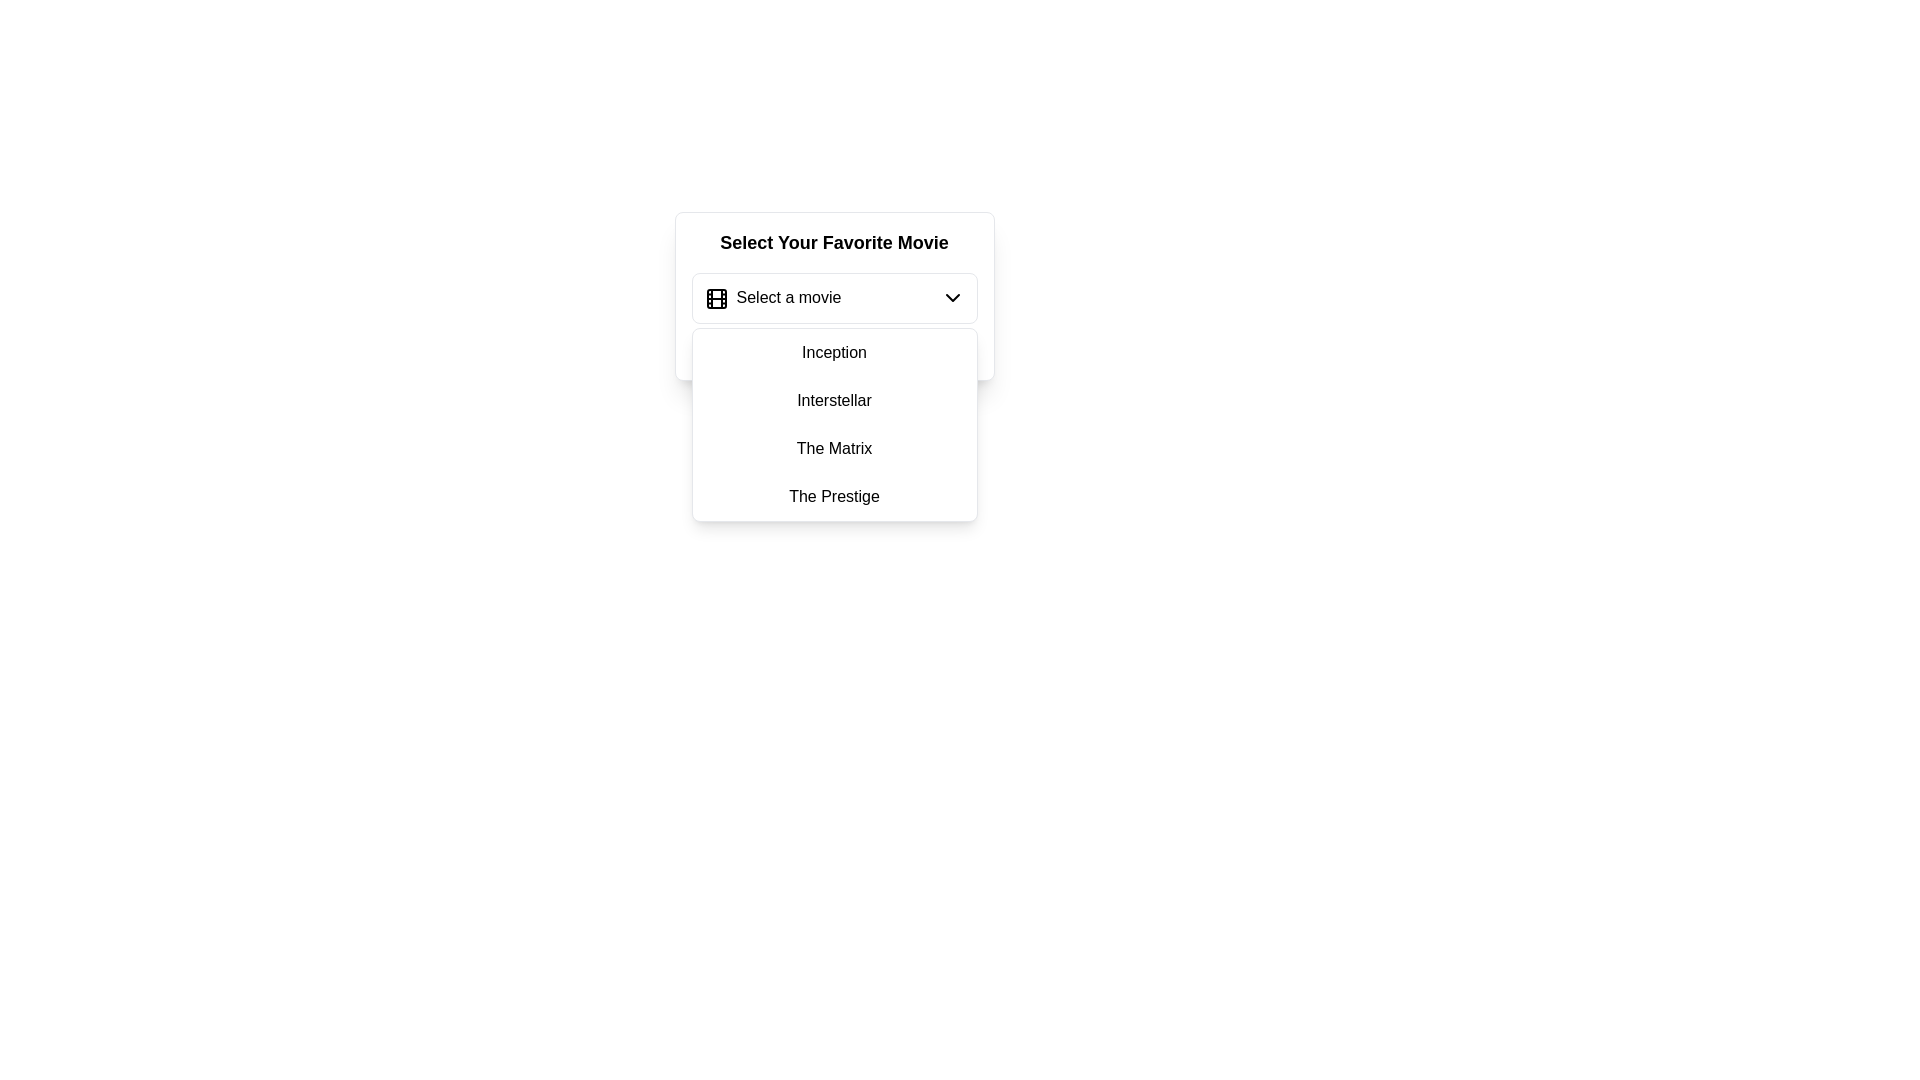 The height and width of the screenshot is (1080, 1920). I want to click on the red-colored text label reading 'Please select a movie.' which serves as an alert message indicating an error, positioned at the bottom of the movie selection dropdown, so click(834, 350).